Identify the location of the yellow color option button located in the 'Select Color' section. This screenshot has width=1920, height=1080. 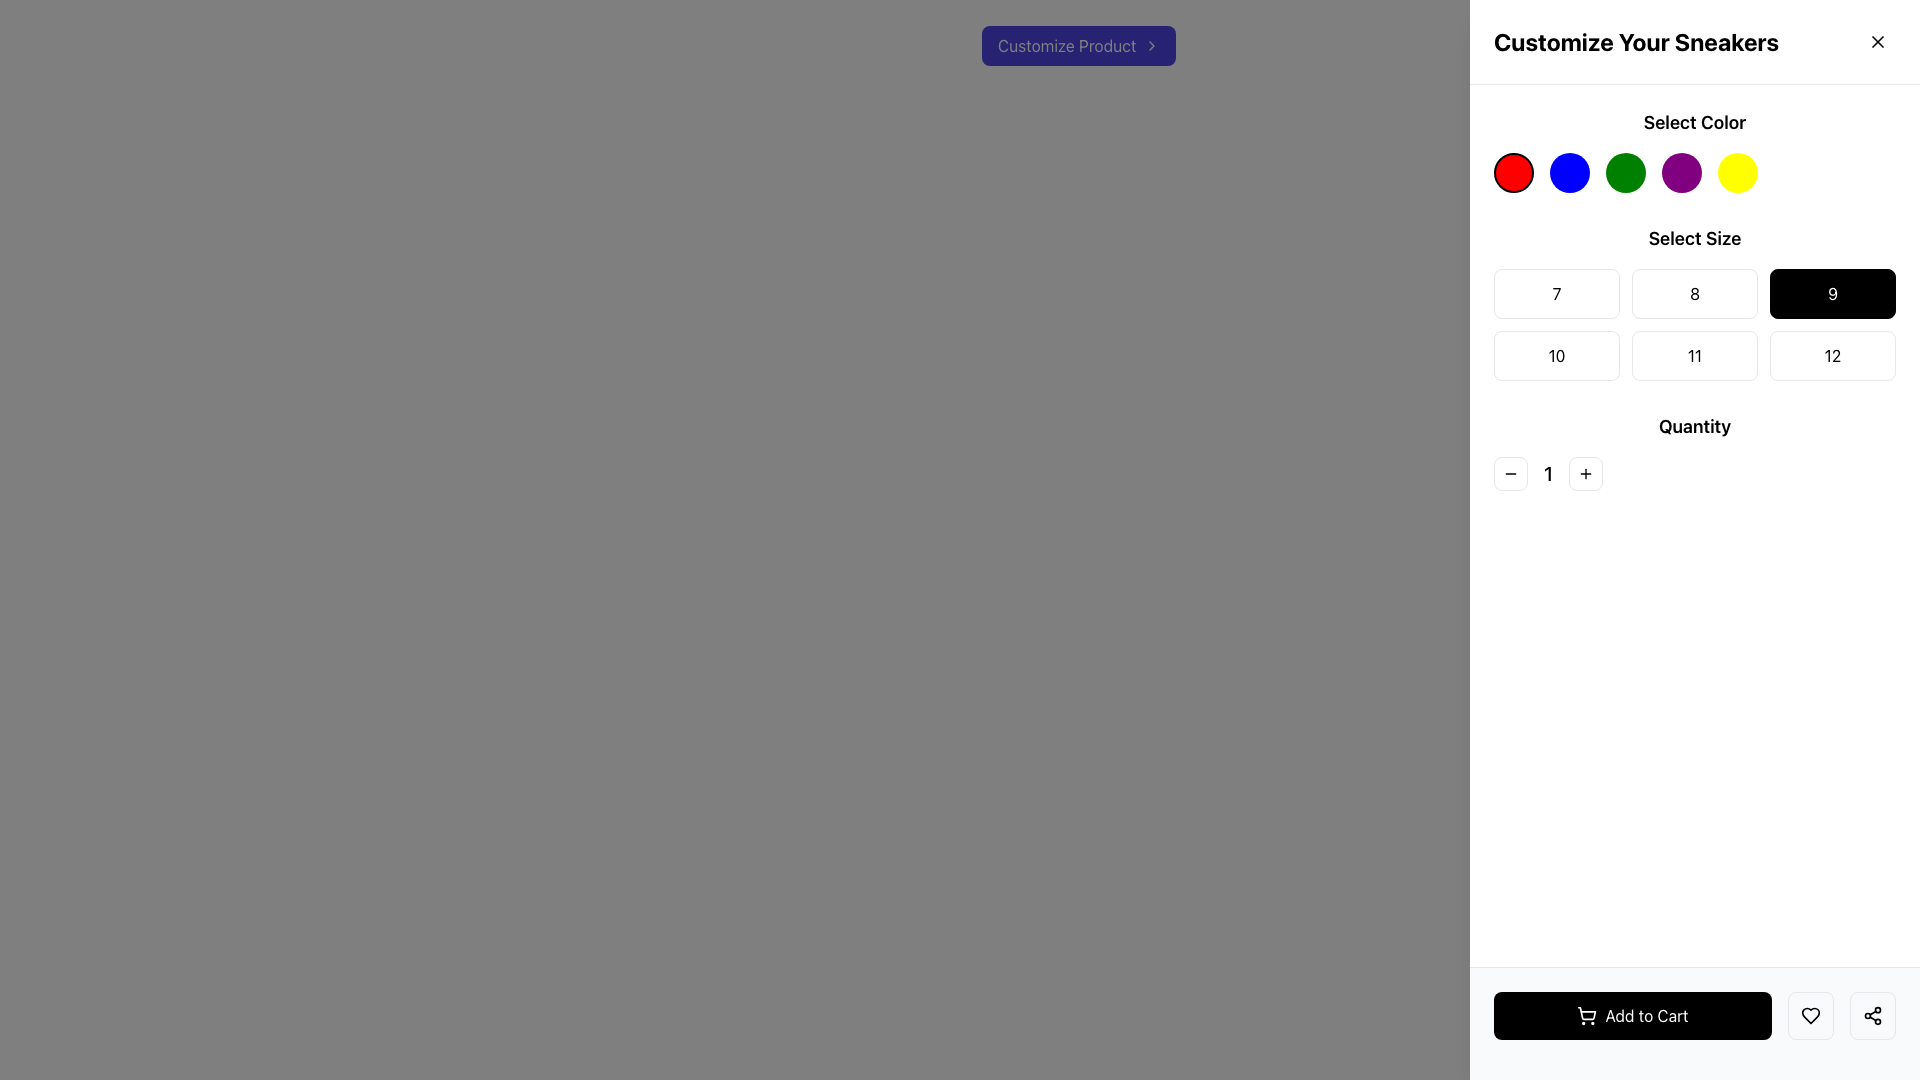
(1736, 172).